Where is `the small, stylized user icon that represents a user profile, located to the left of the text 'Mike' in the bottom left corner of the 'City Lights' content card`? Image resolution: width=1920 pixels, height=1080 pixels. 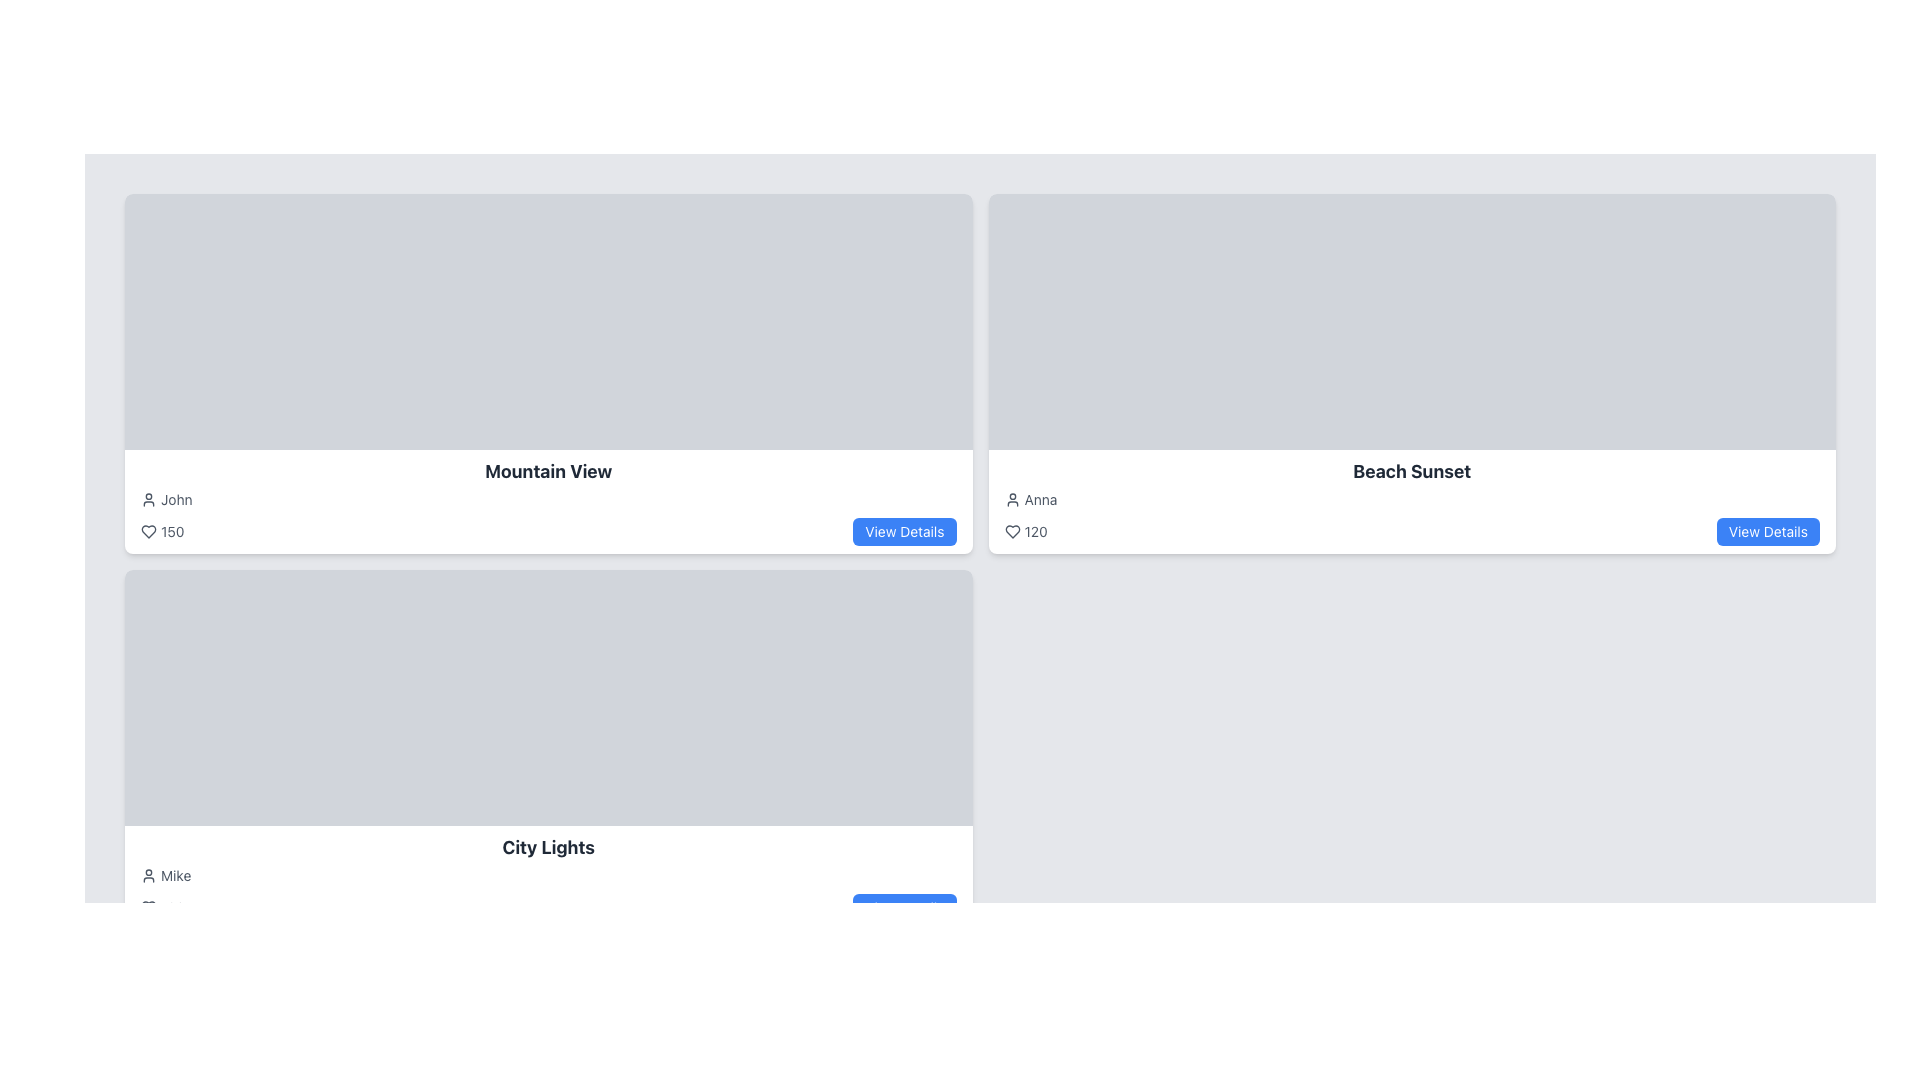 the small, stylized user icon that represents a user profile, located to the left of the text 'Mike' in the bottom left corner of the 'City Lights' content card is located at coordinates (147, 874).